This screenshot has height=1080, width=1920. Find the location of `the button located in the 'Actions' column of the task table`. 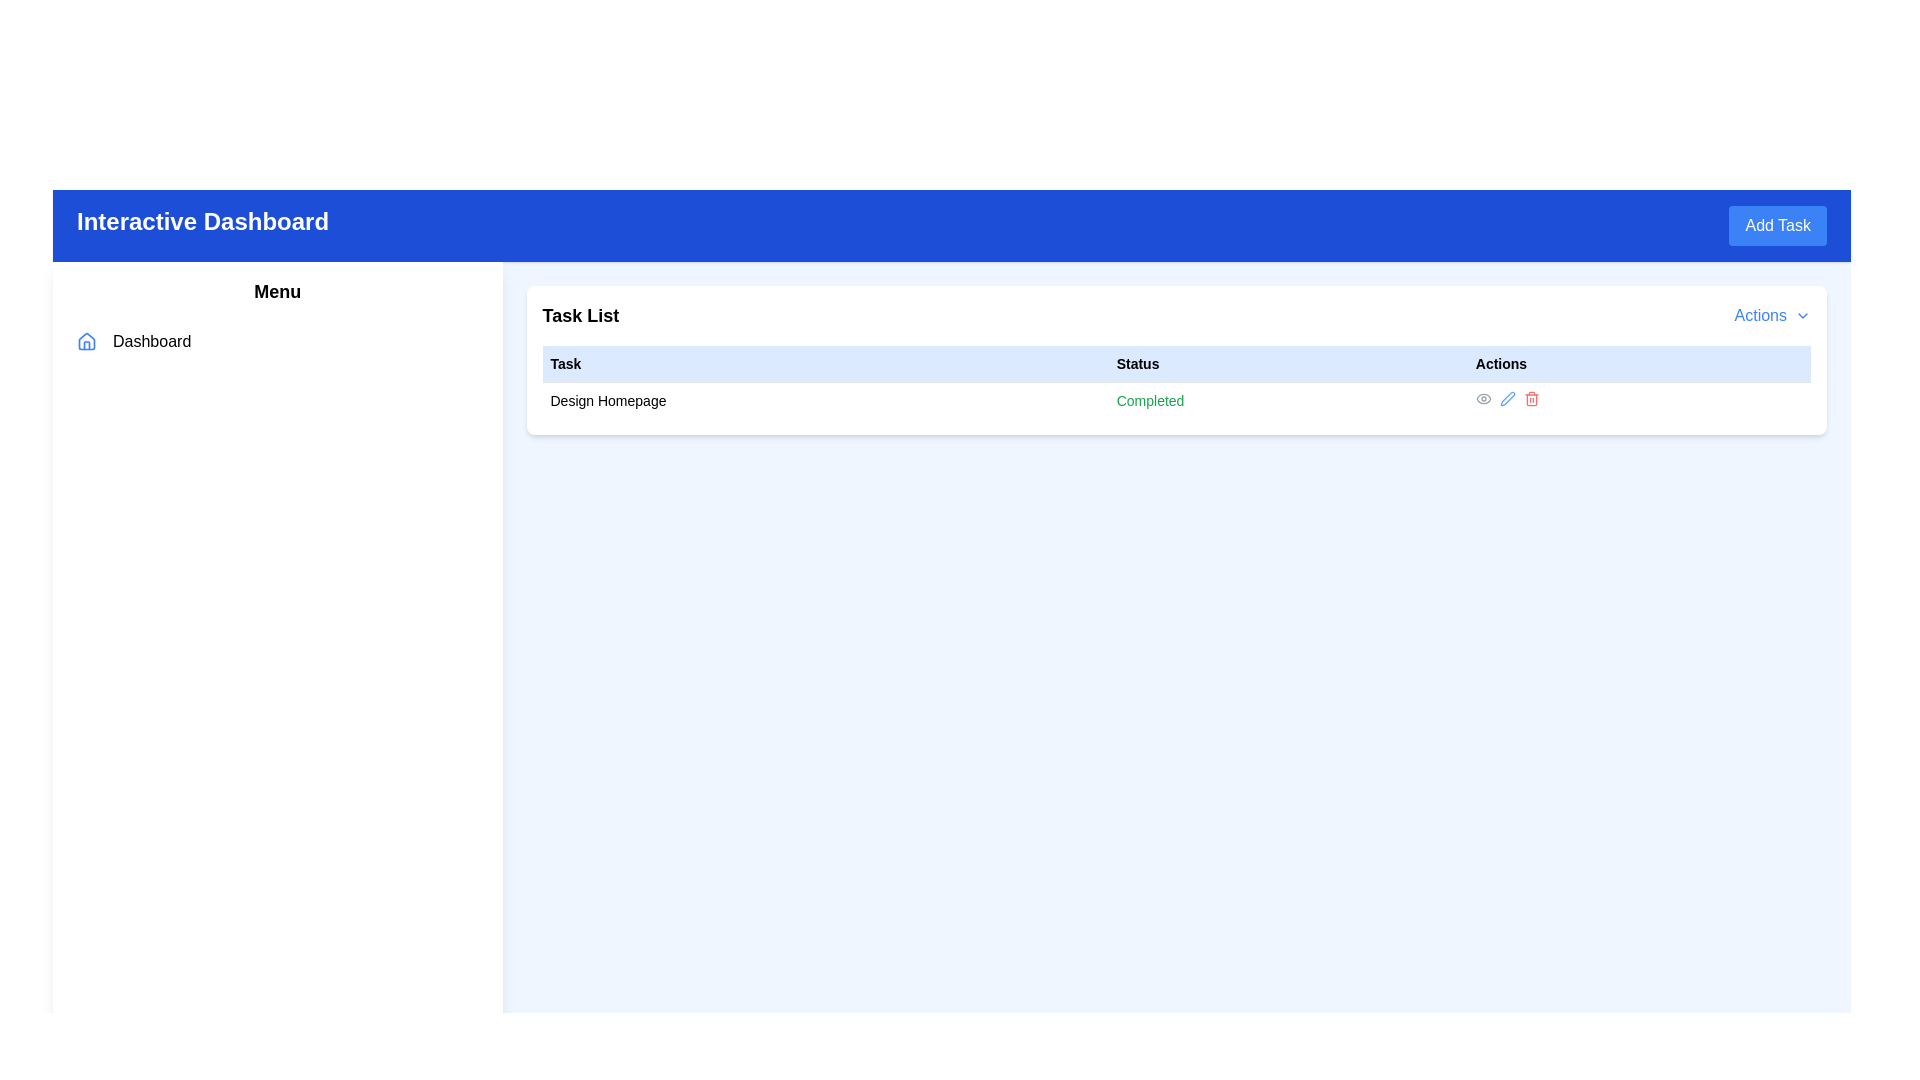

the button located in the 'Actions' column of the task table is located at coordinates (1483, 398).